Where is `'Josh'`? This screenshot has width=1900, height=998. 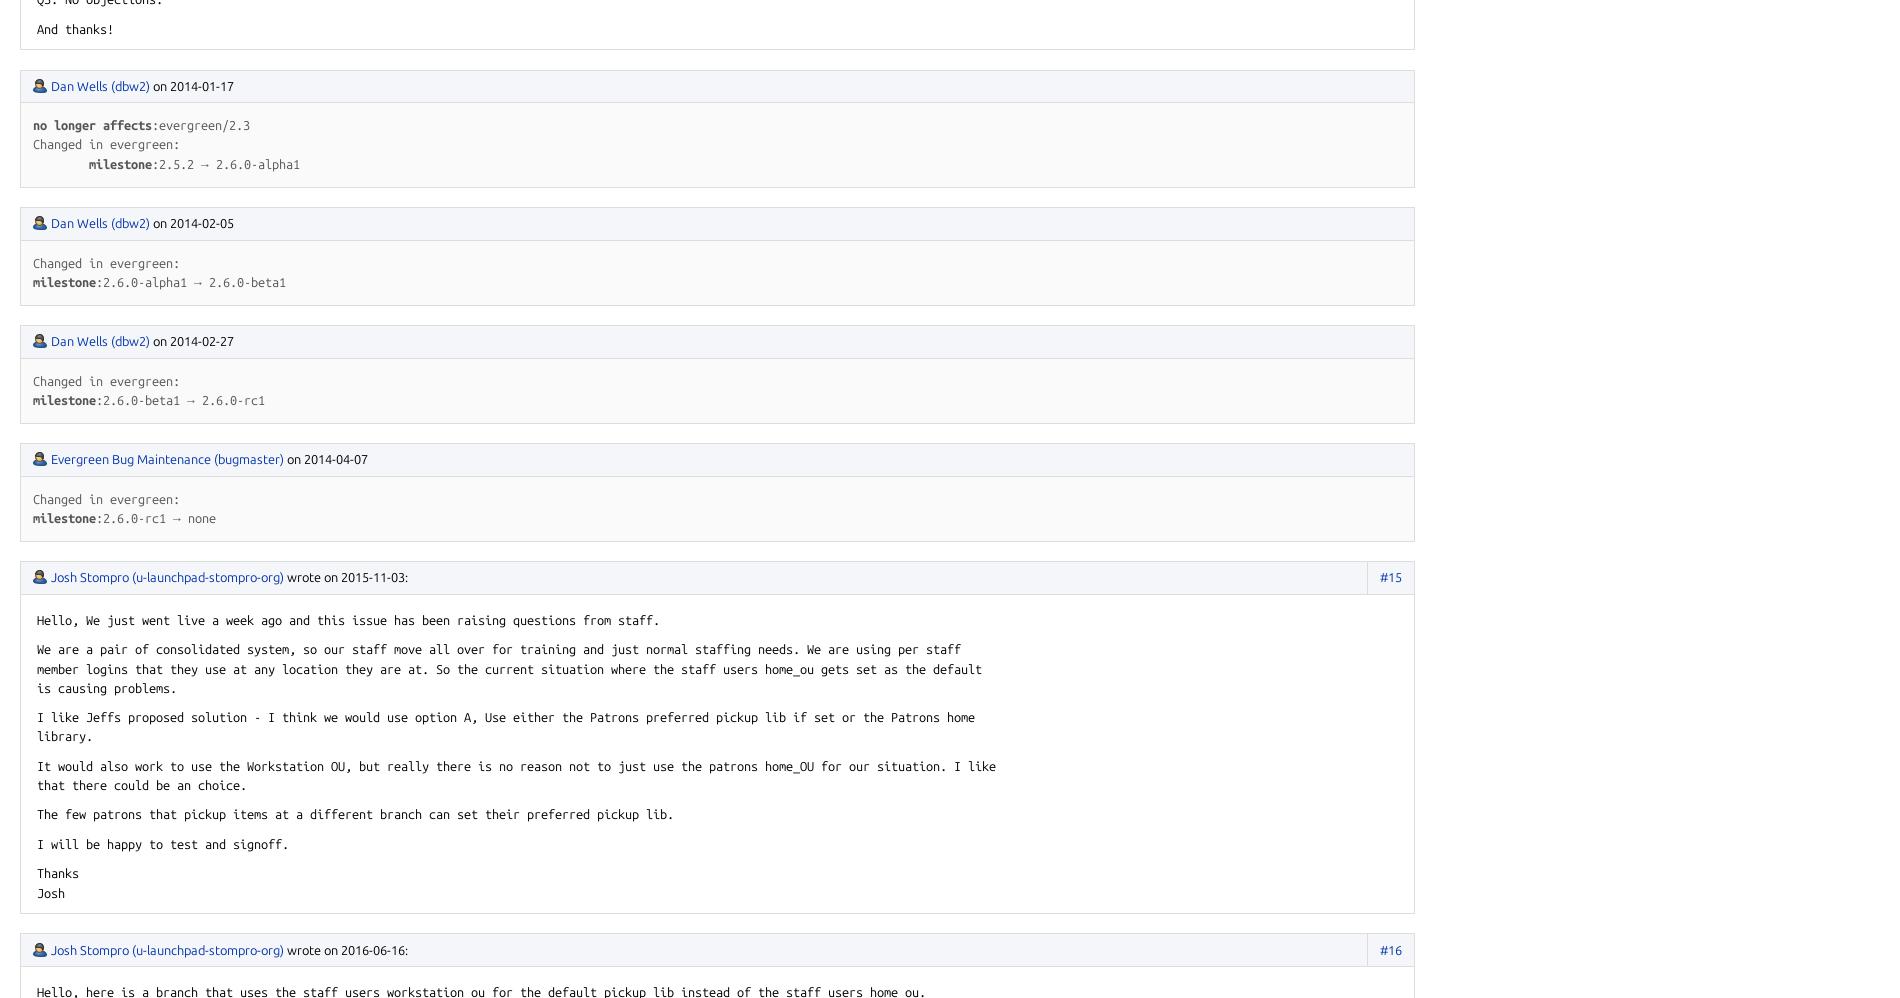 'Josh' is located at coordinates (50, 891).